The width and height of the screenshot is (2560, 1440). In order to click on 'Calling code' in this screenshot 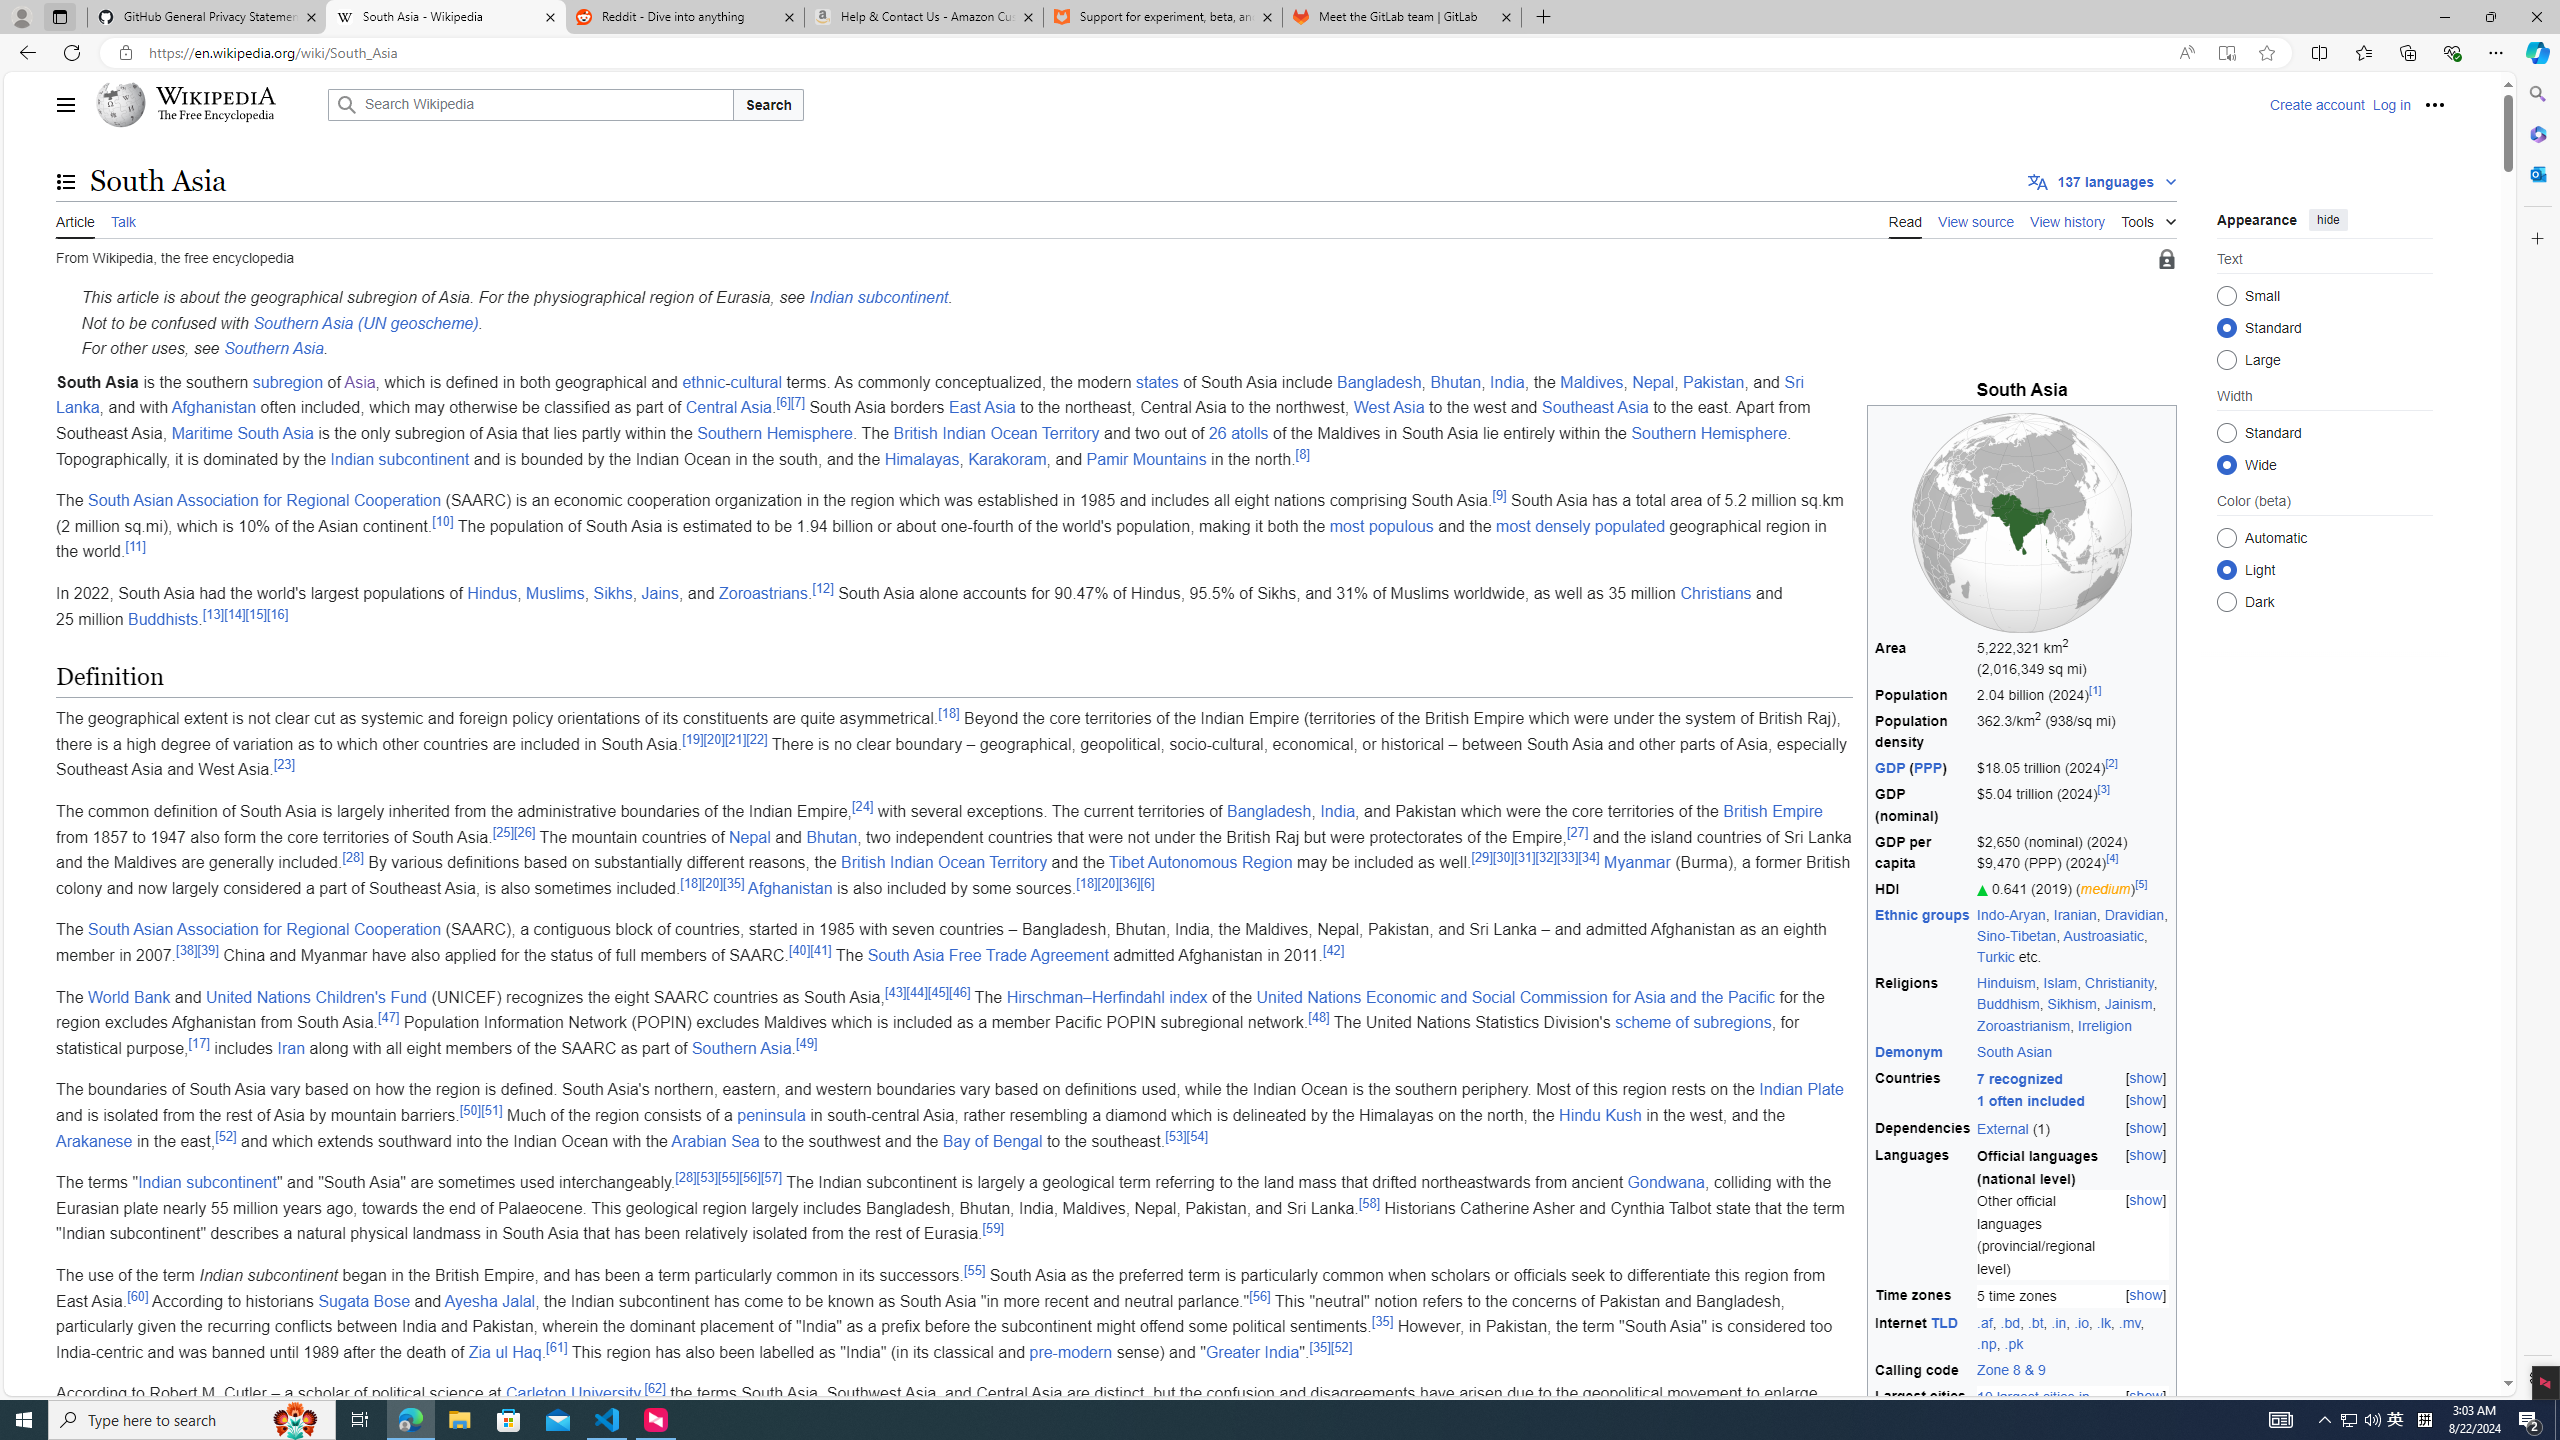, I will do `click(1923, 1370)`.